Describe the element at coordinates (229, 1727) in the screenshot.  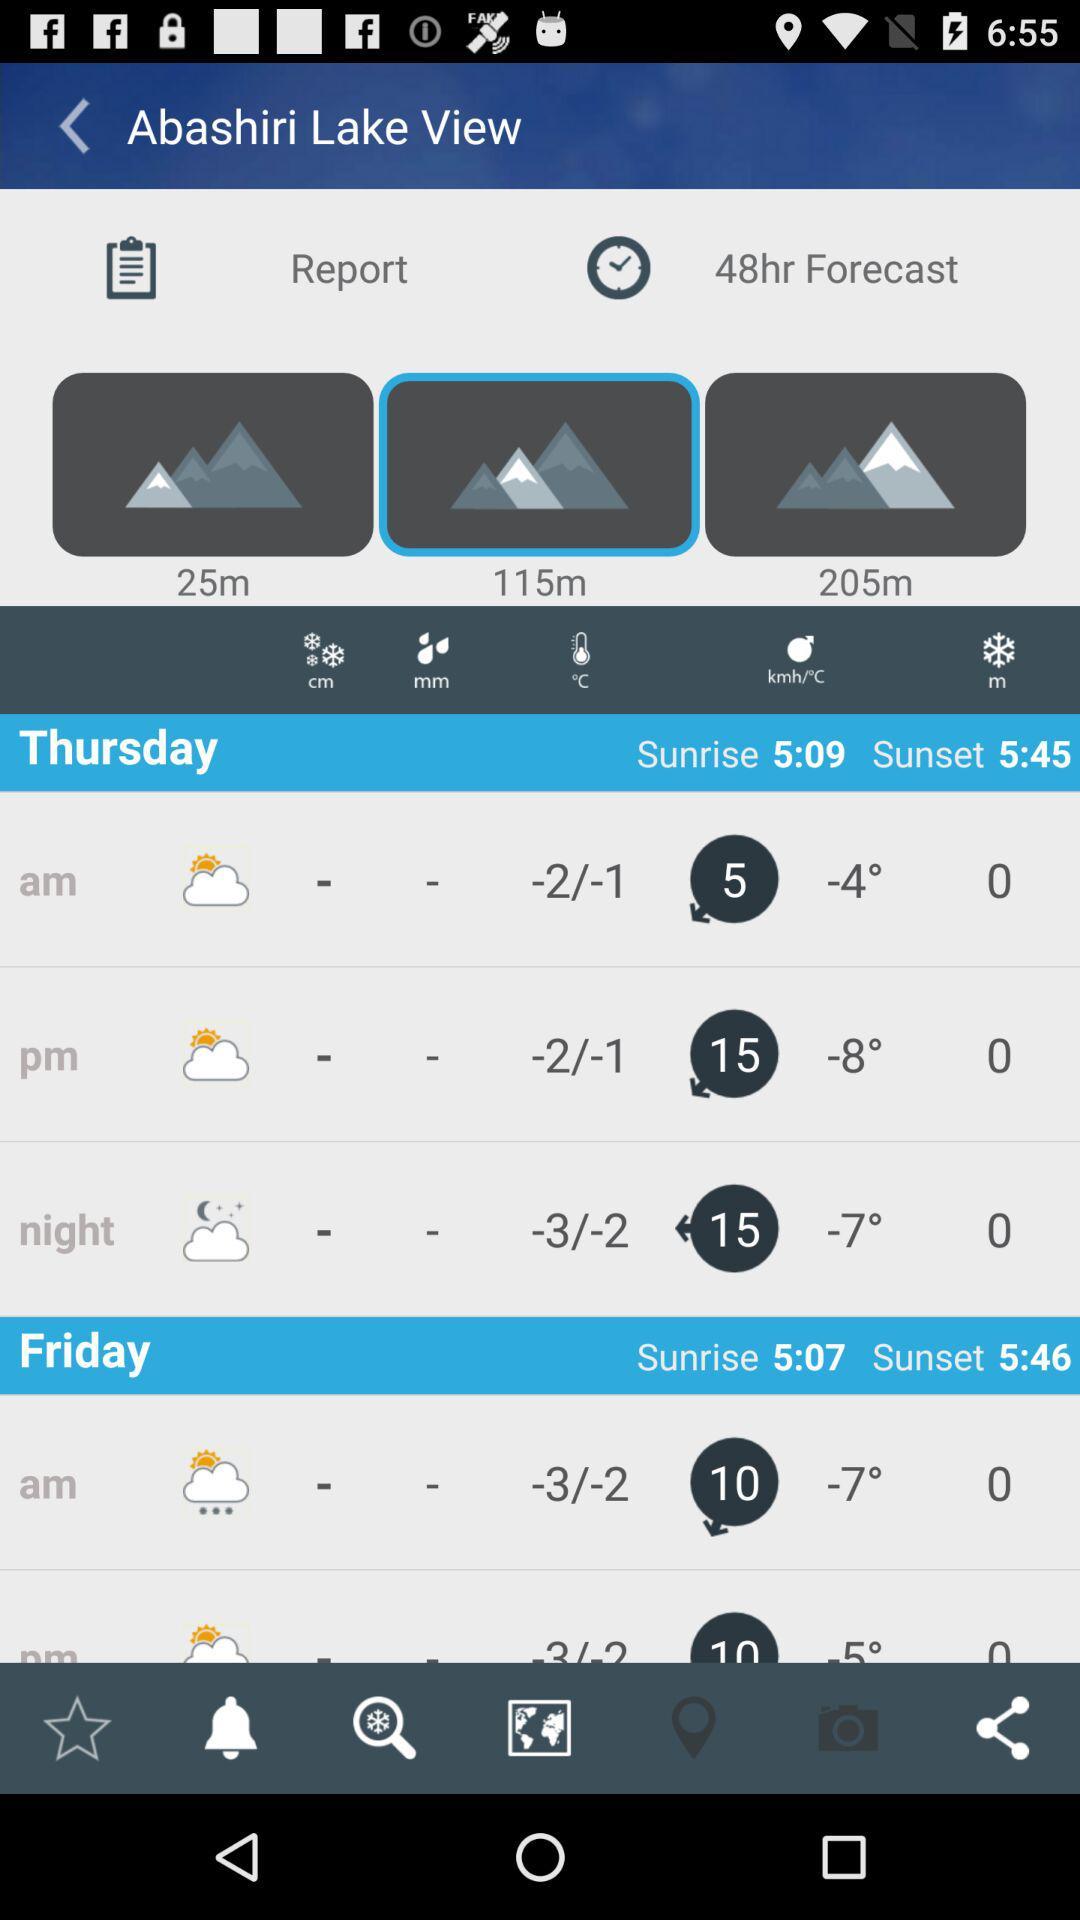
I see `use alarm` at that location.